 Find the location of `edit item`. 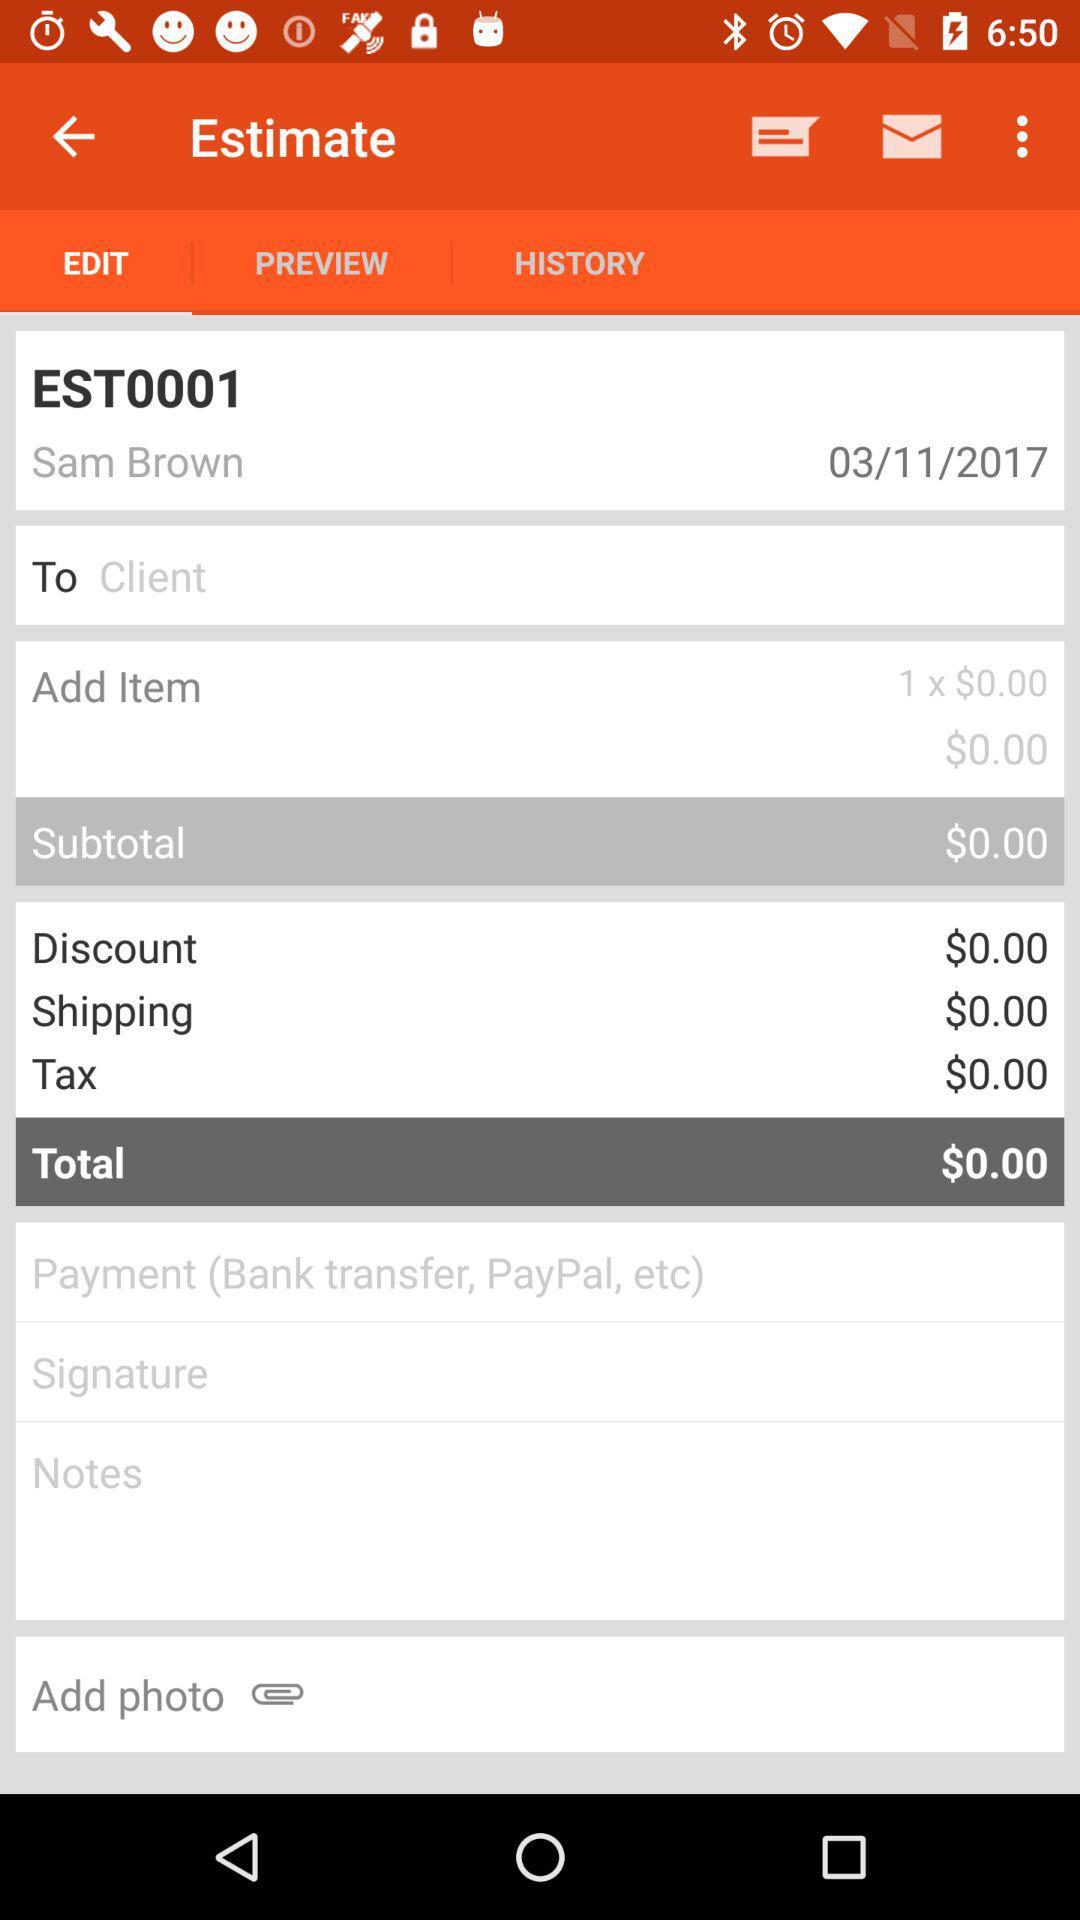

edit item is located at coordinates (96, 261).